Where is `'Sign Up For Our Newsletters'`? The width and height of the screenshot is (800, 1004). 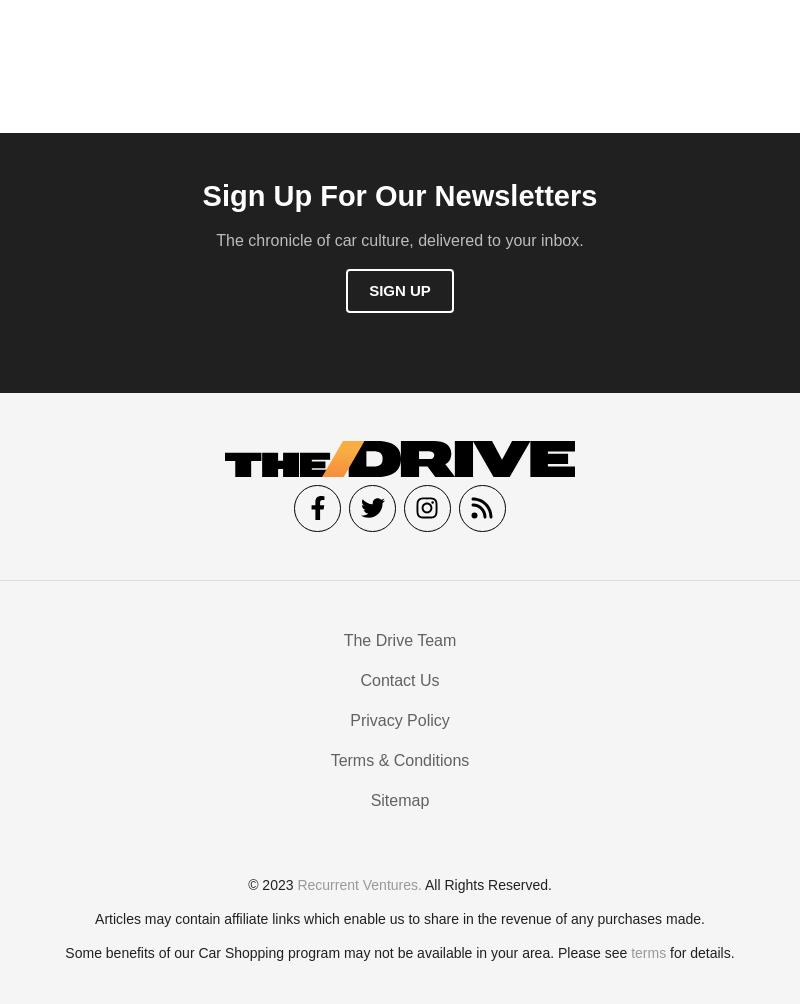
'Sign Up For Our Newsletters' is located at coordinates (398, 200).